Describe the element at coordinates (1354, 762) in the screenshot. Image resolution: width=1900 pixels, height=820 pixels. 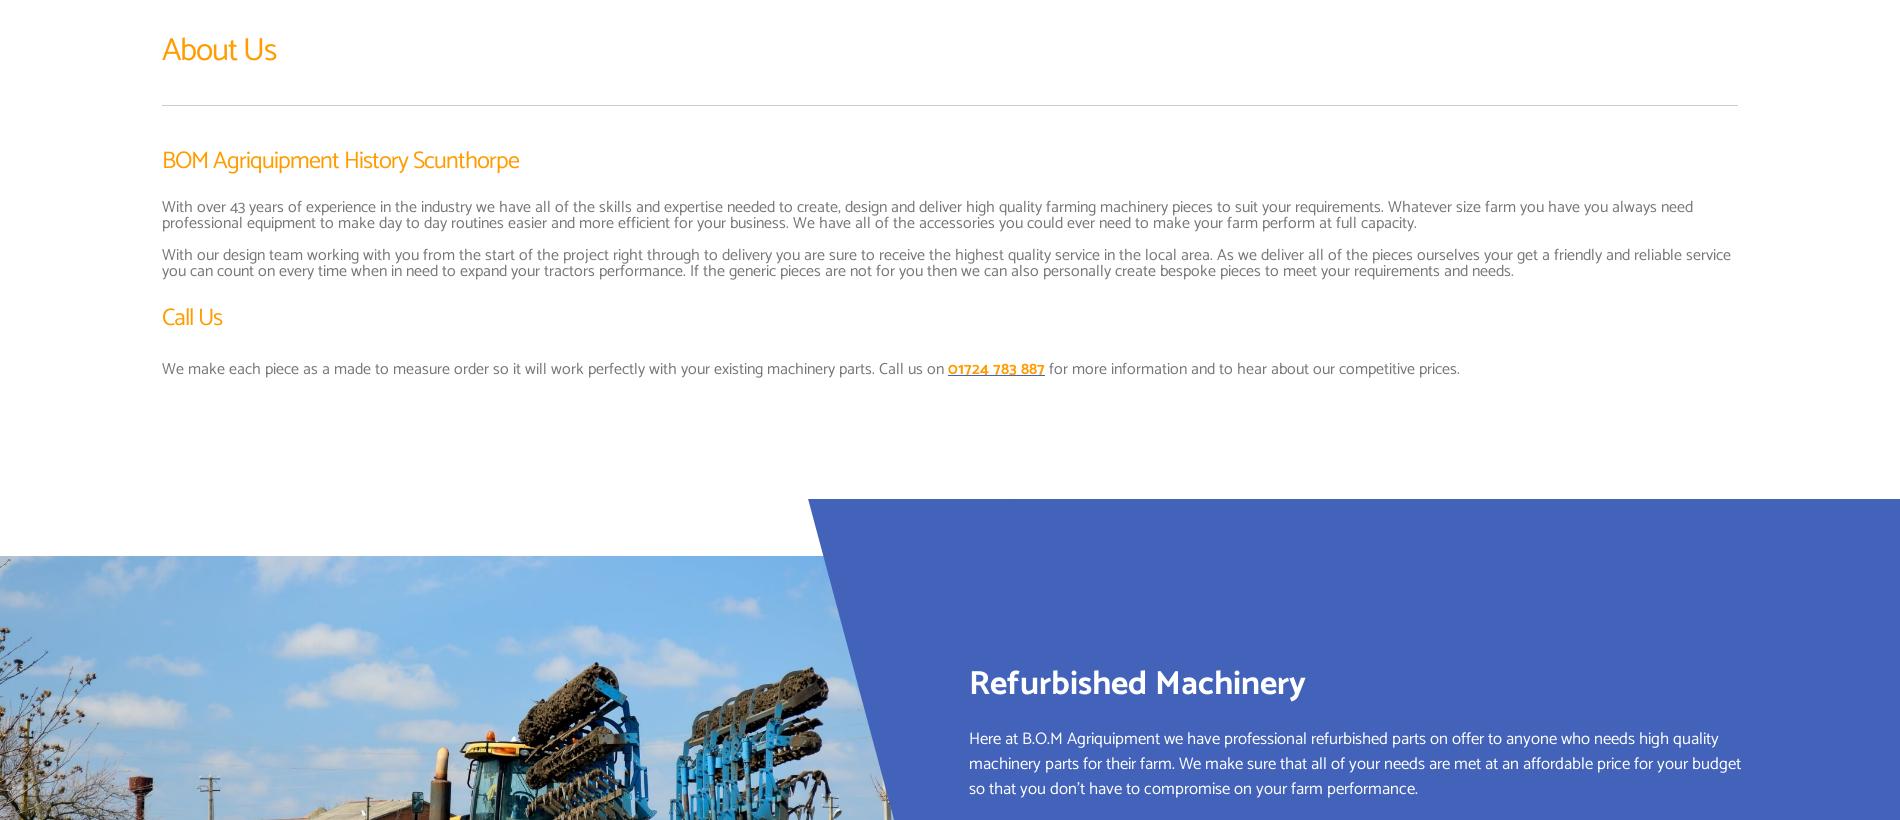
I see `'Here at B.O.M Agriquipment we have professional refurbished parts on offer to anyone who needs high quality machinery parts for their farm. We make sure that all of your needs are met at an affordable price for your budget so that you don't have to compromise on your farm performance.'` at that location.